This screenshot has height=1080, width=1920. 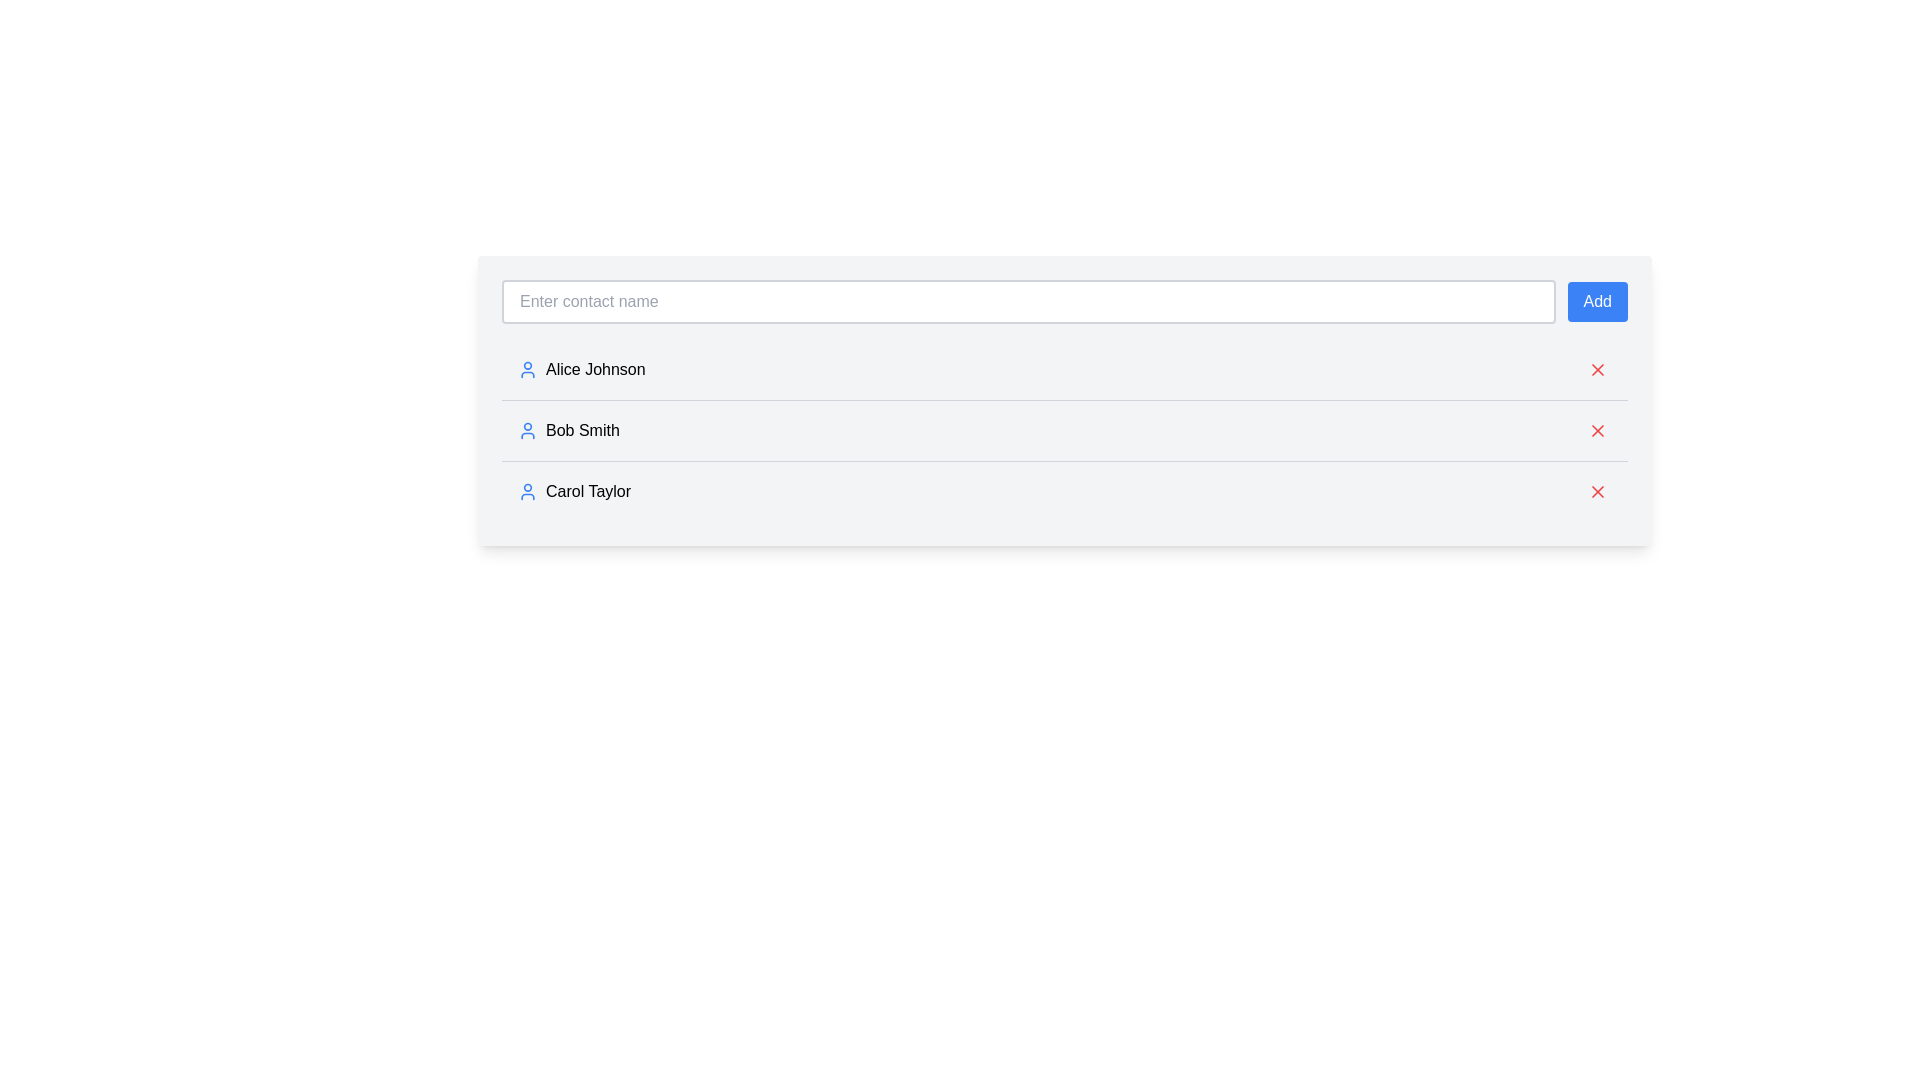 What do you see at coordinates (587, 492) in the screenshot?
I see `the text label displaying the contact name 'Carol Taylor', which is positioned as the third item in the contact list` at bounding box center [587, 492].